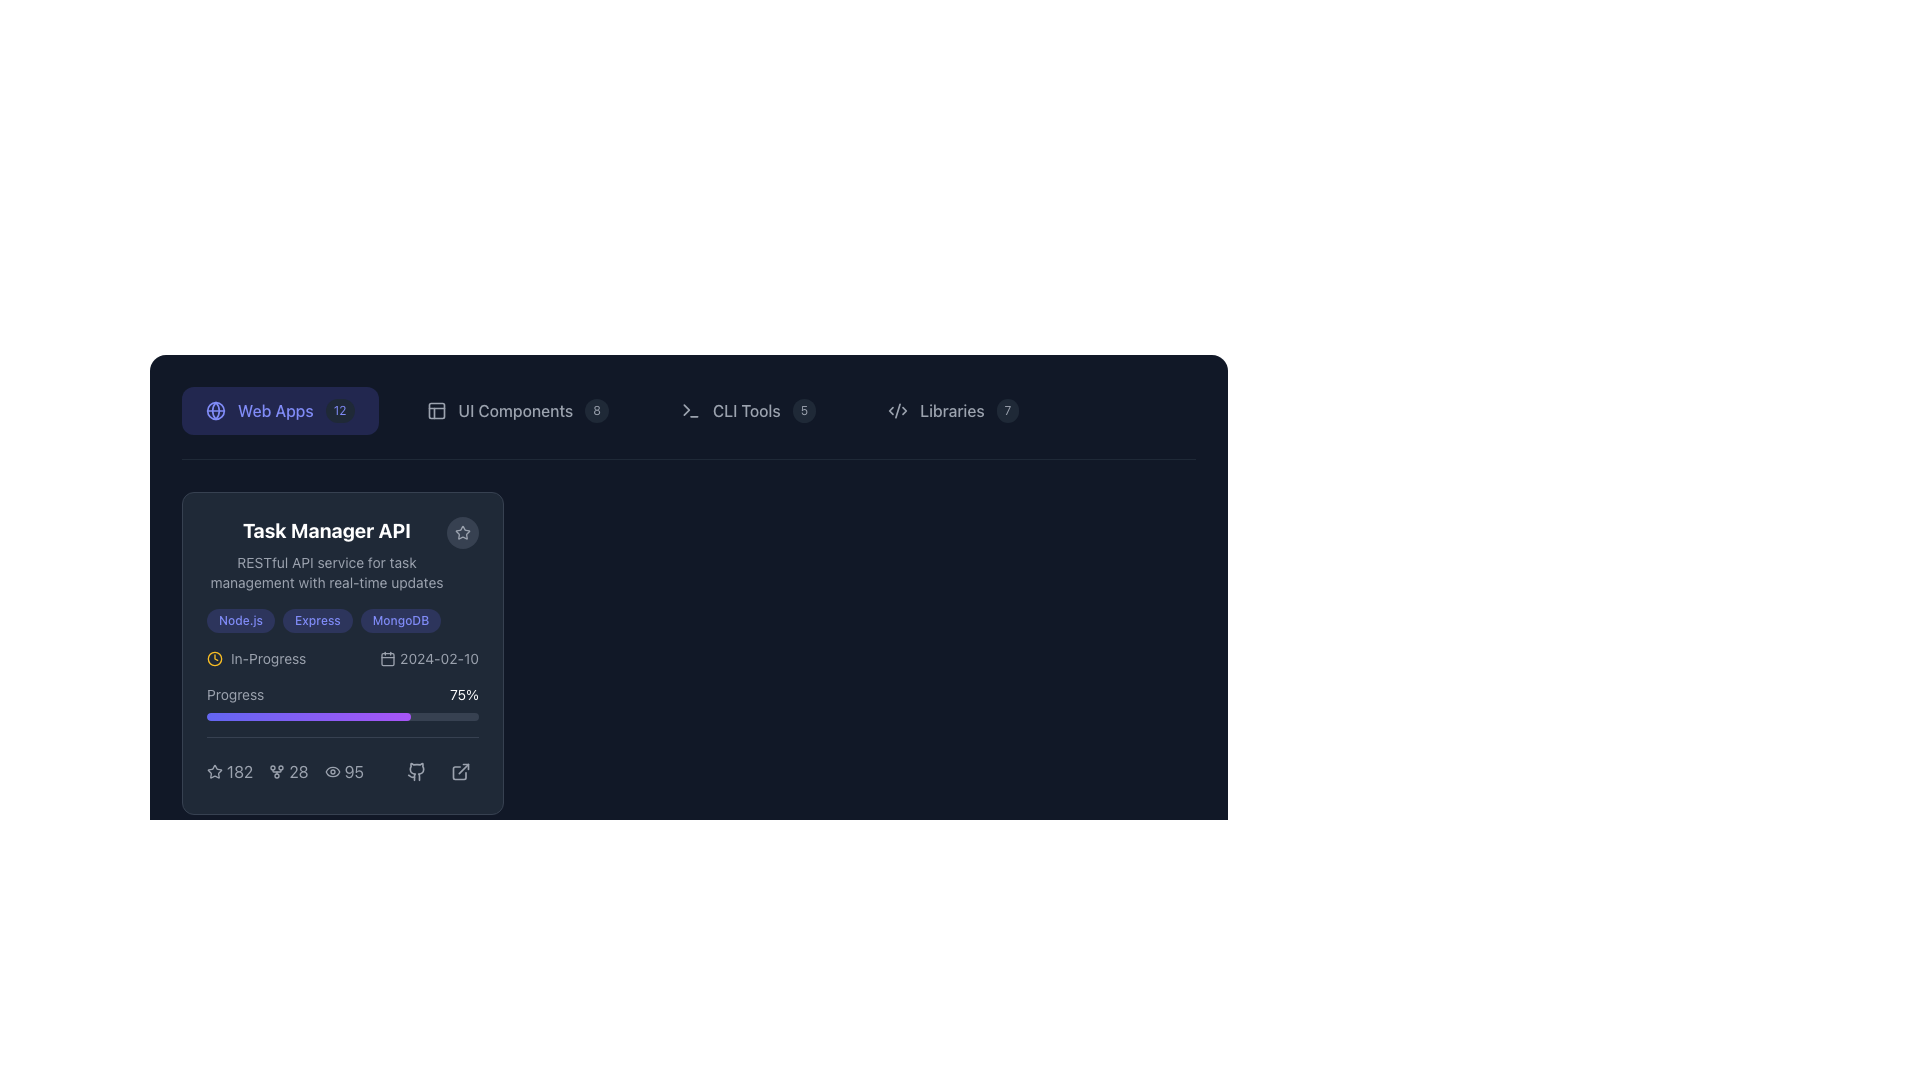 The width and height of the screenshot is (1920, 1080). What do you see at coordinates (691, 410) in the screenshot?
I see `the terminal icon with a command prompt symbol (>) and a horizontal line (–) in the 'CLI Tools' menu, located in the navigation bar at the top of the interface` at bounding box center [691, 410].